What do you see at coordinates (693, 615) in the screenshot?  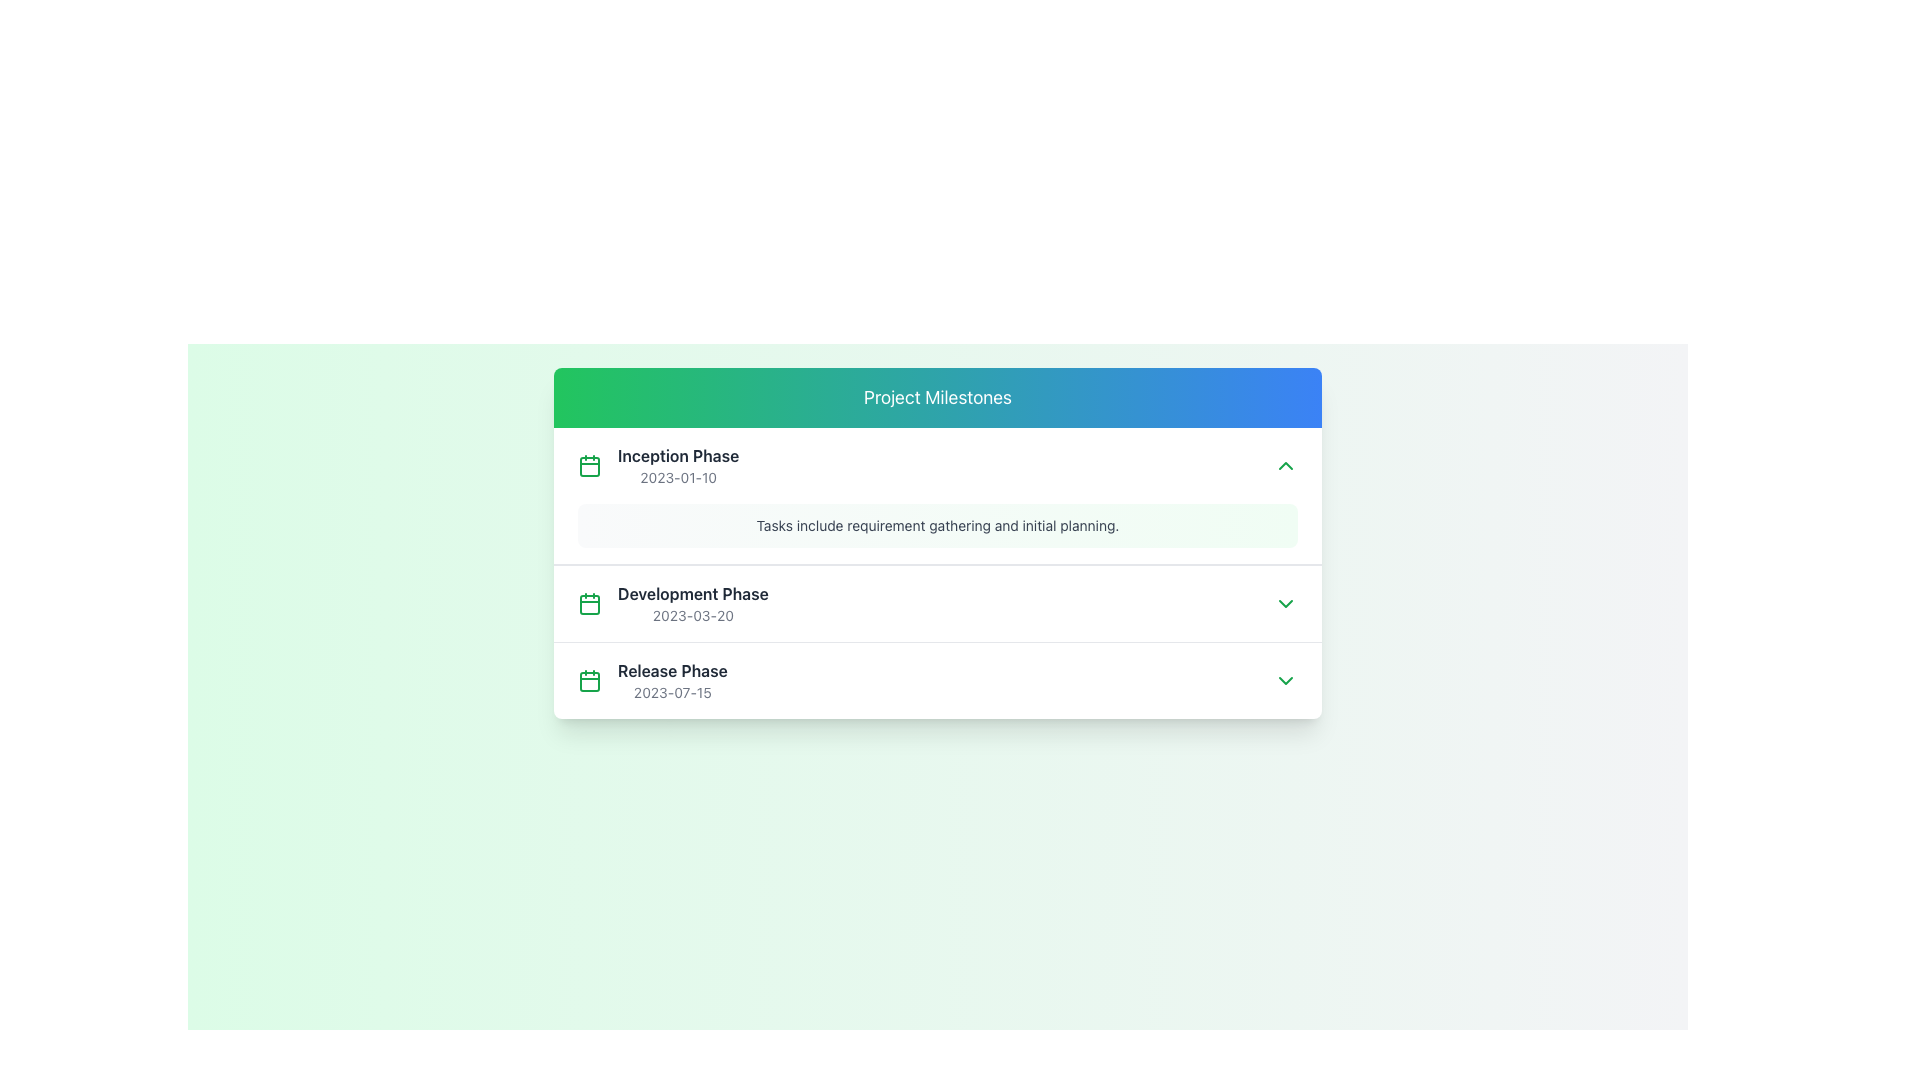 I see `date from the informational text label positioned below the 'Development Phase' text within the development milestone box` at bounding box center [693, 615].